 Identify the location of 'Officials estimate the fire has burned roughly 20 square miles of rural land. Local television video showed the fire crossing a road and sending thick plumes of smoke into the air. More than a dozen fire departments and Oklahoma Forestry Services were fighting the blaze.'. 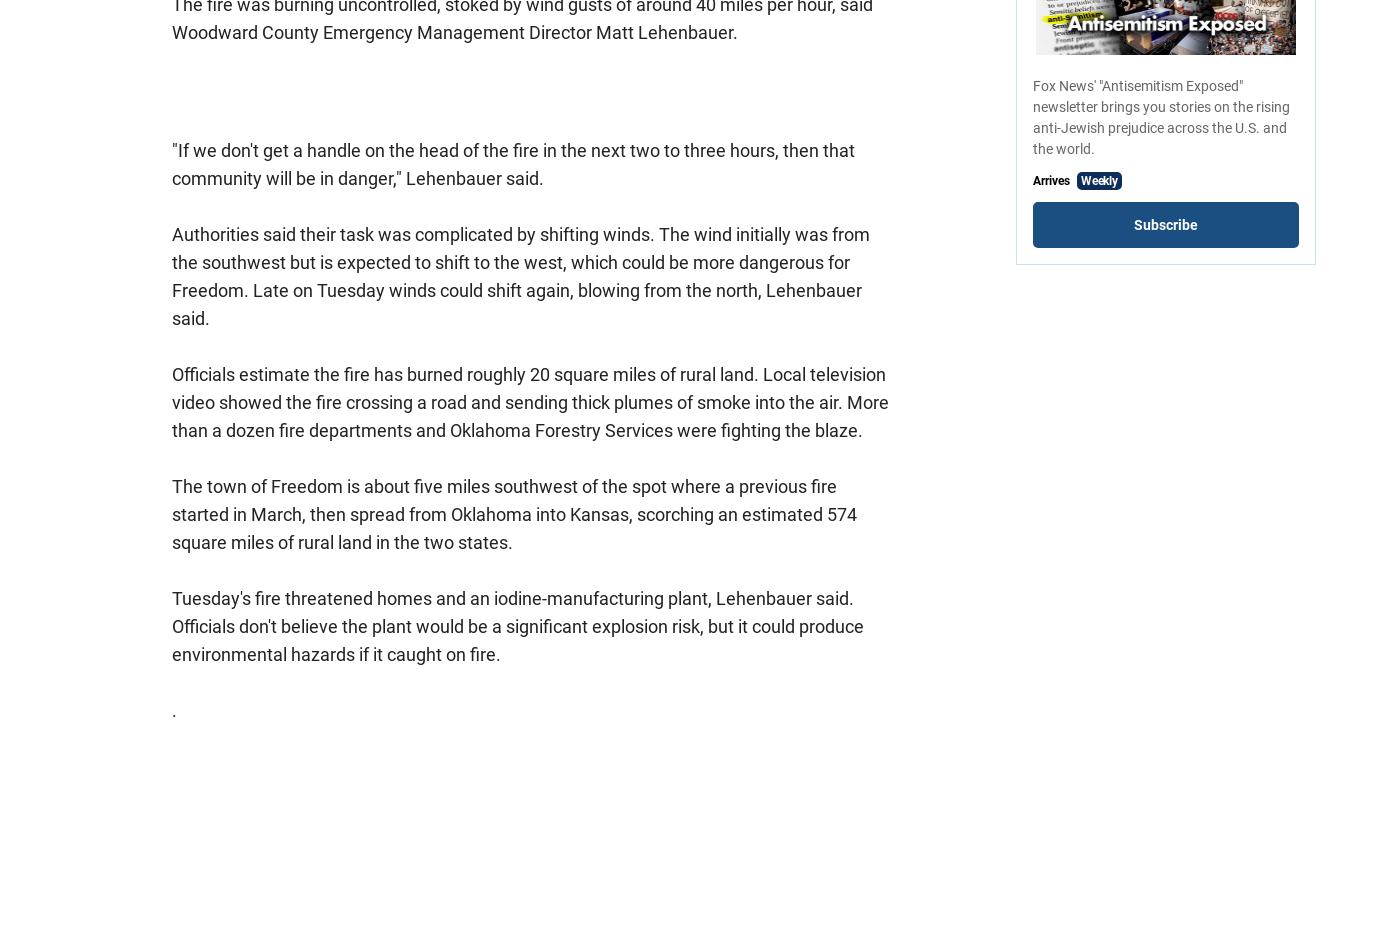
(172, 401).